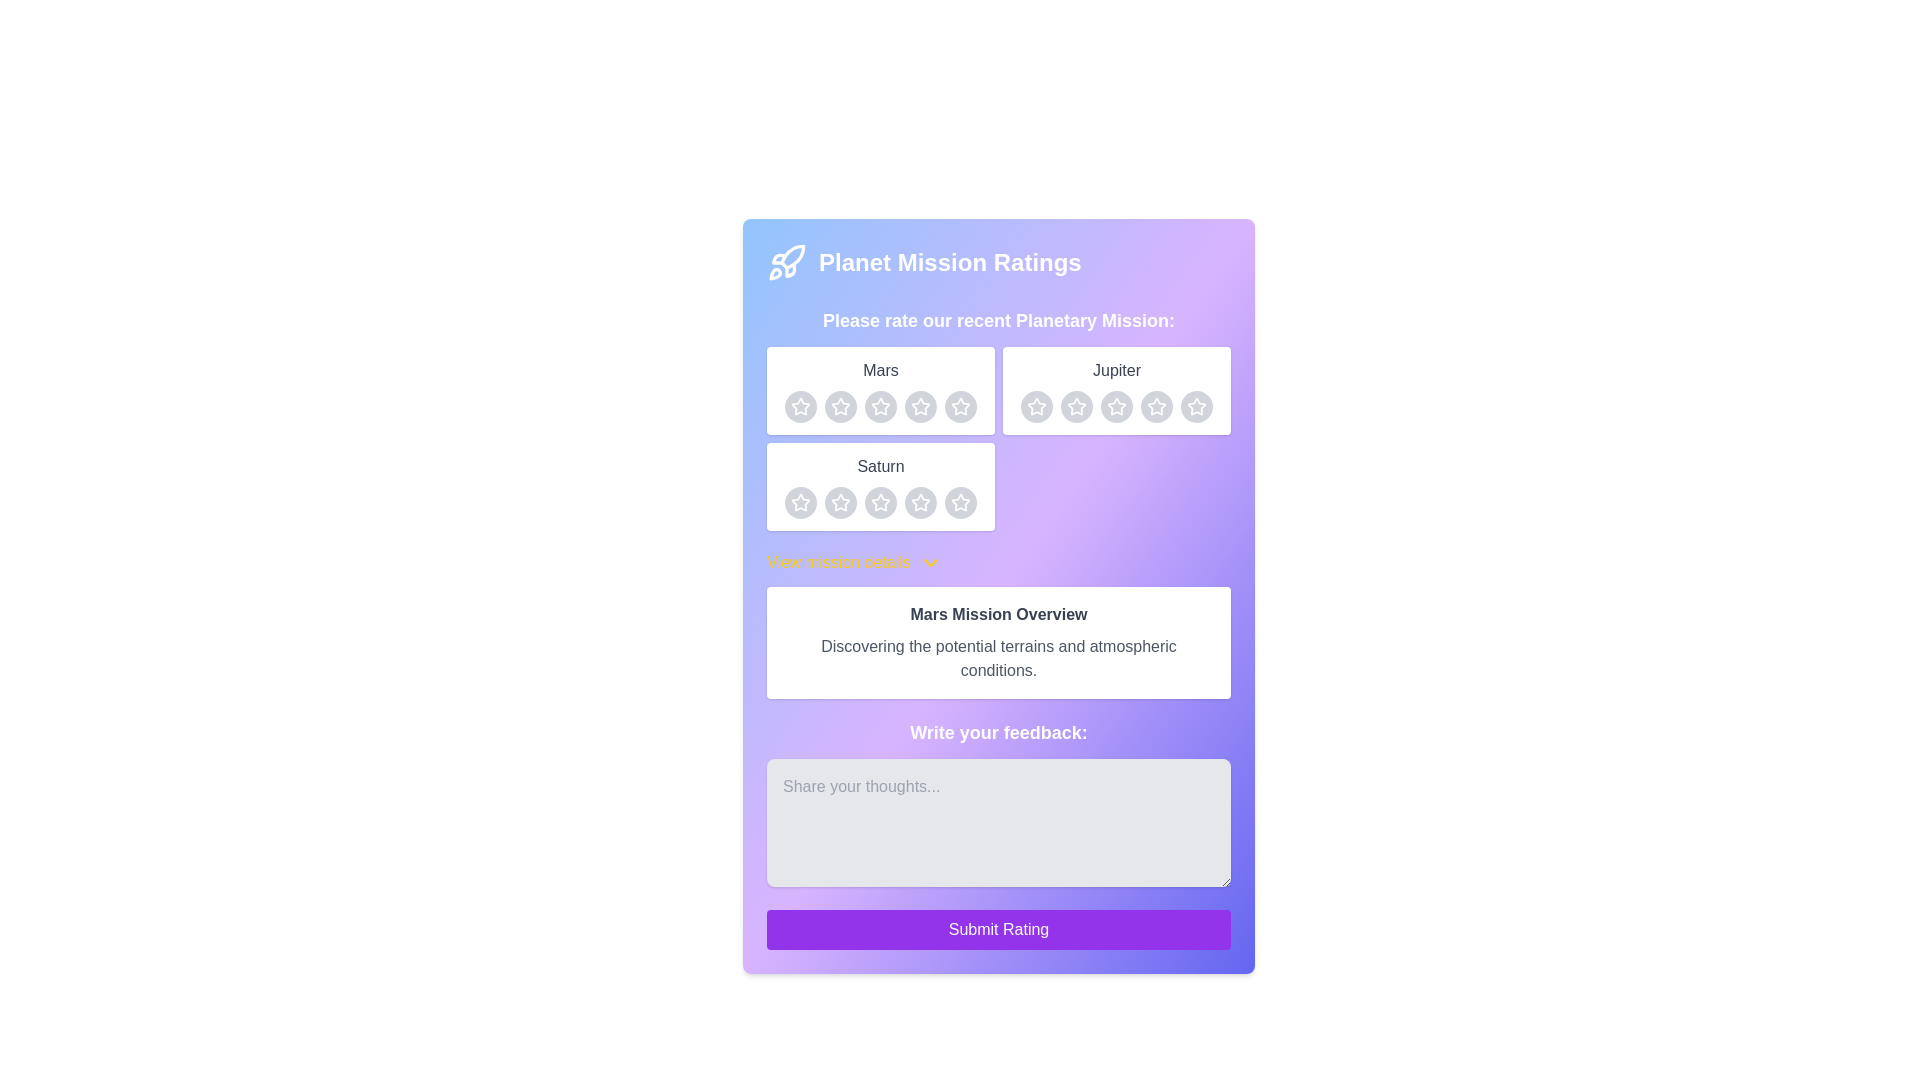 The image size is (1920, 1080). Describe the element at coordinates (840, 405) in the screenshot. I see `the second star icon under the 'Mars' section in the Planet Mission Ratings card to rate it` at that location.